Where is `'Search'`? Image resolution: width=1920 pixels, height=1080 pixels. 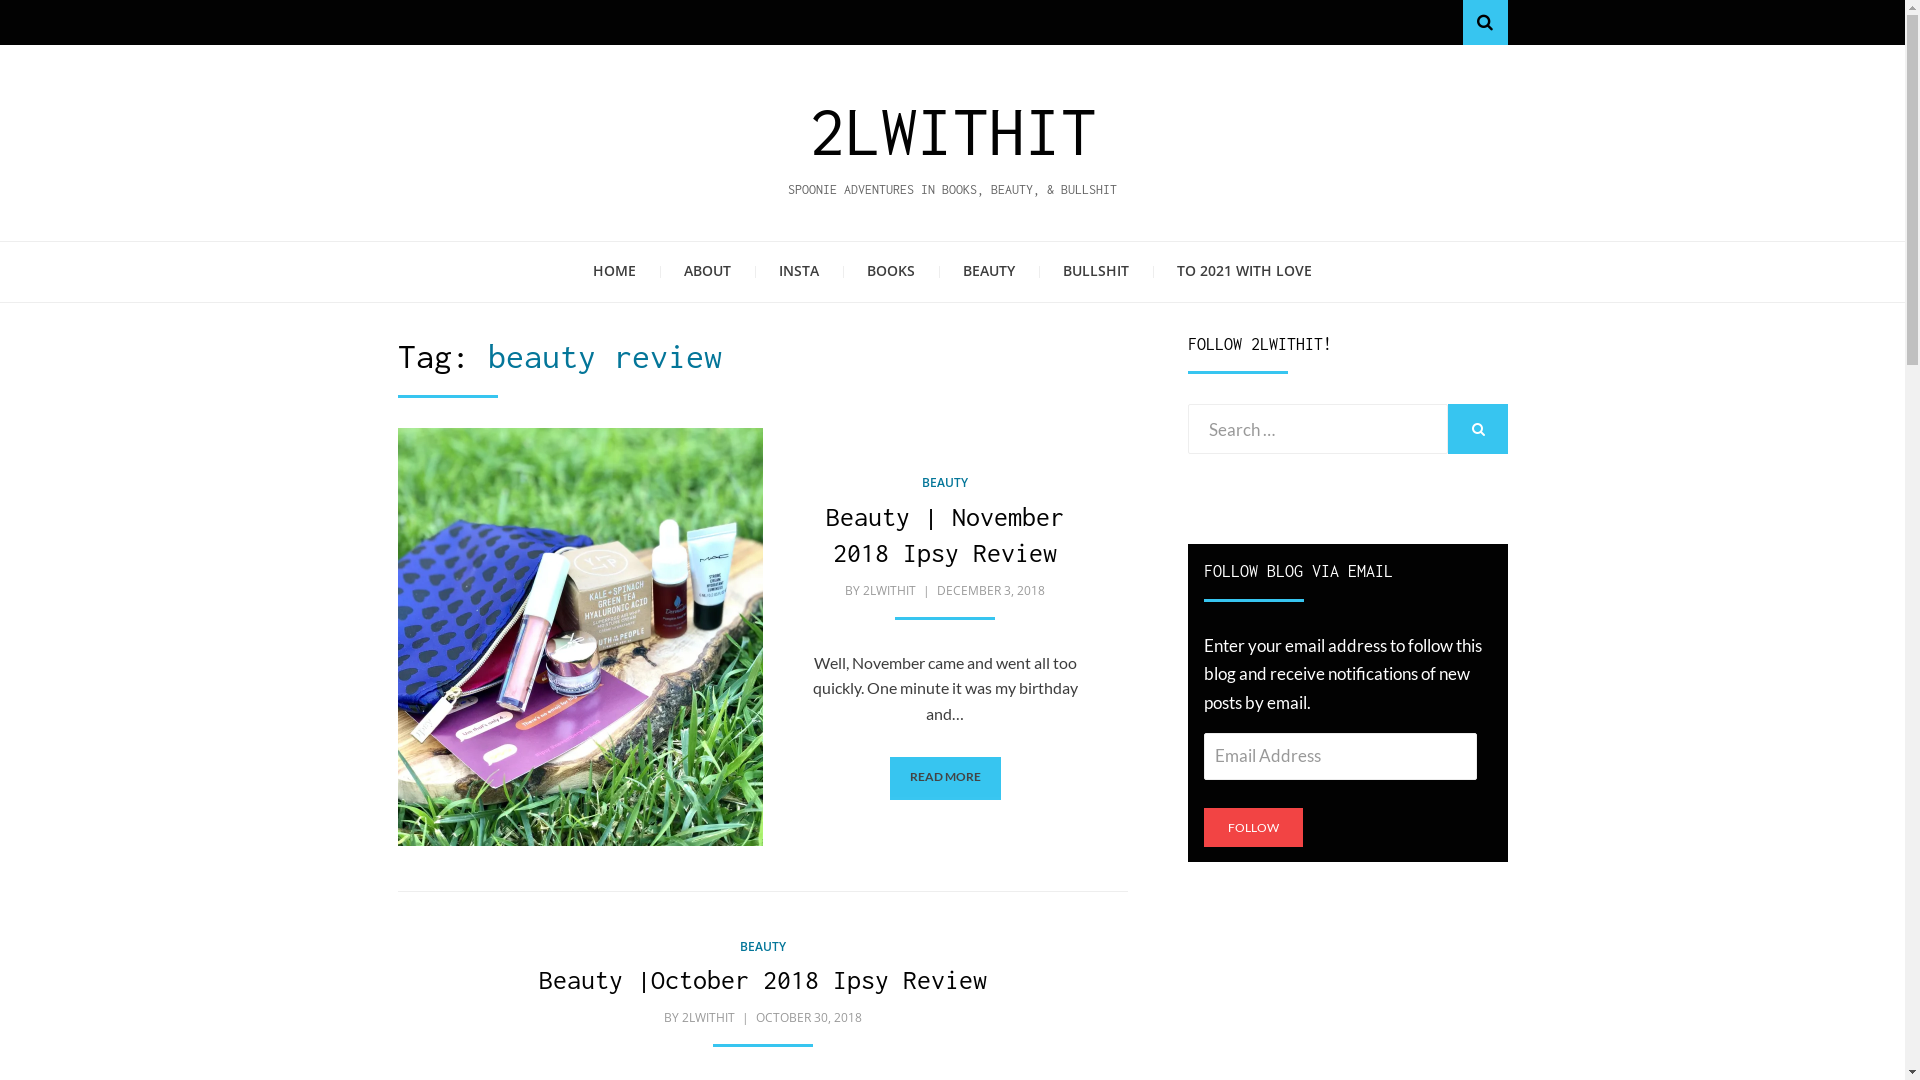 'Search' is located at coordinates (1484, 22).